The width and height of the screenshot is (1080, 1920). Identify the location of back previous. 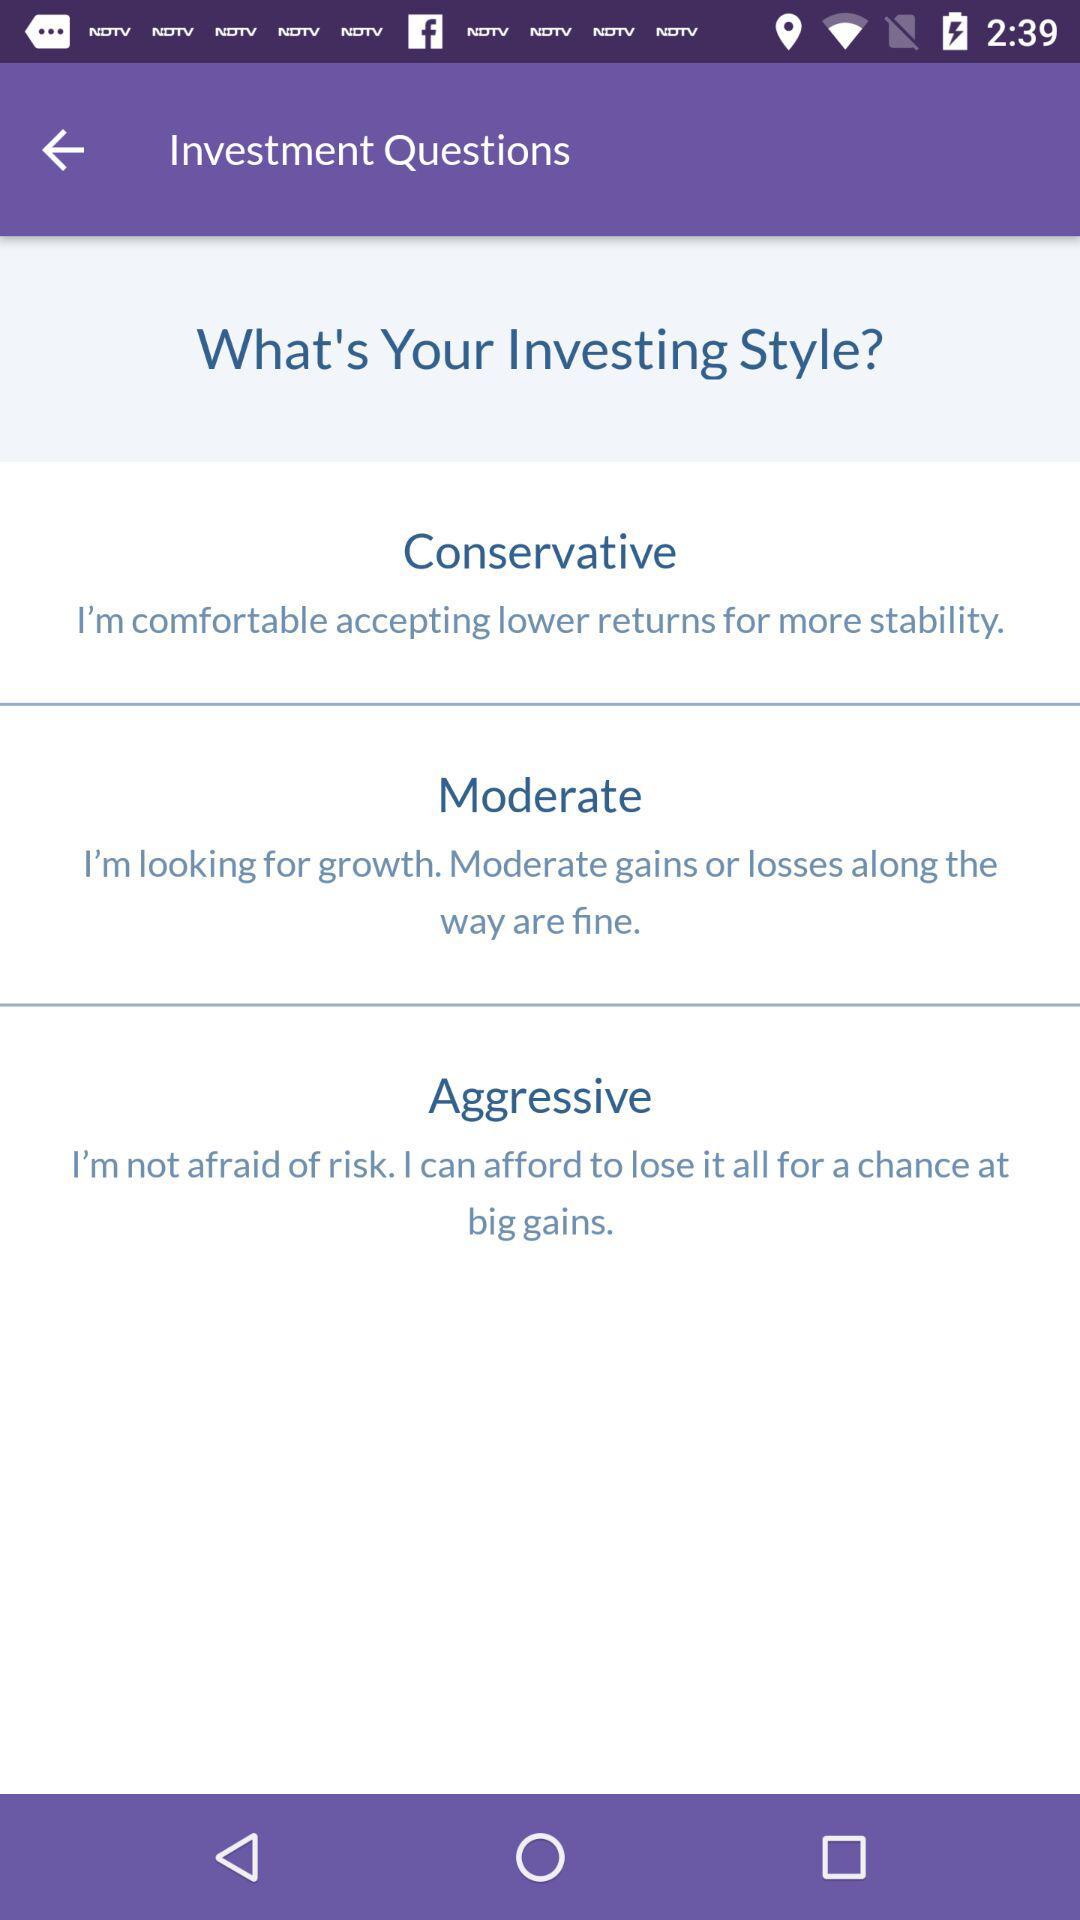
(61, 148).